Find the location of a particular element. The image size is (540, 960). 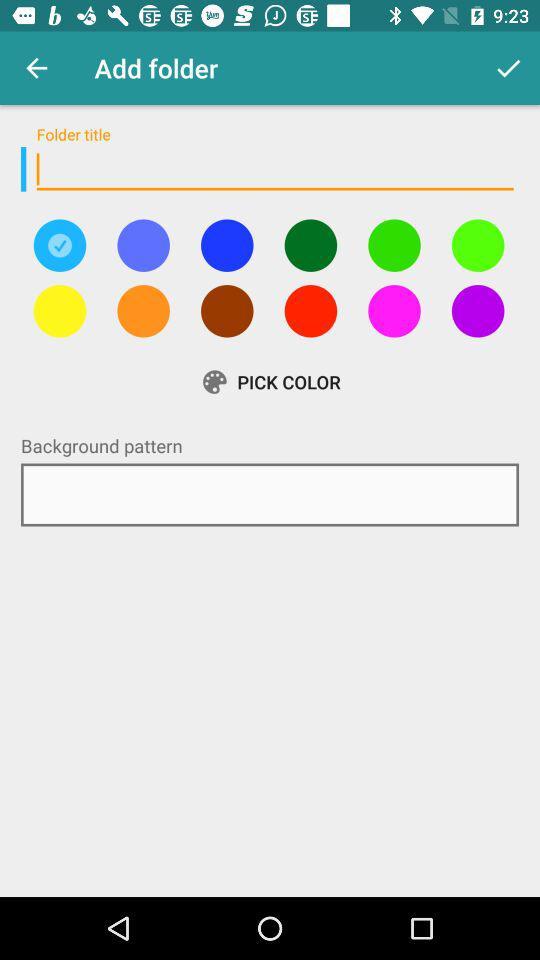

switch folder color orange is located at coordinates (142, 311).